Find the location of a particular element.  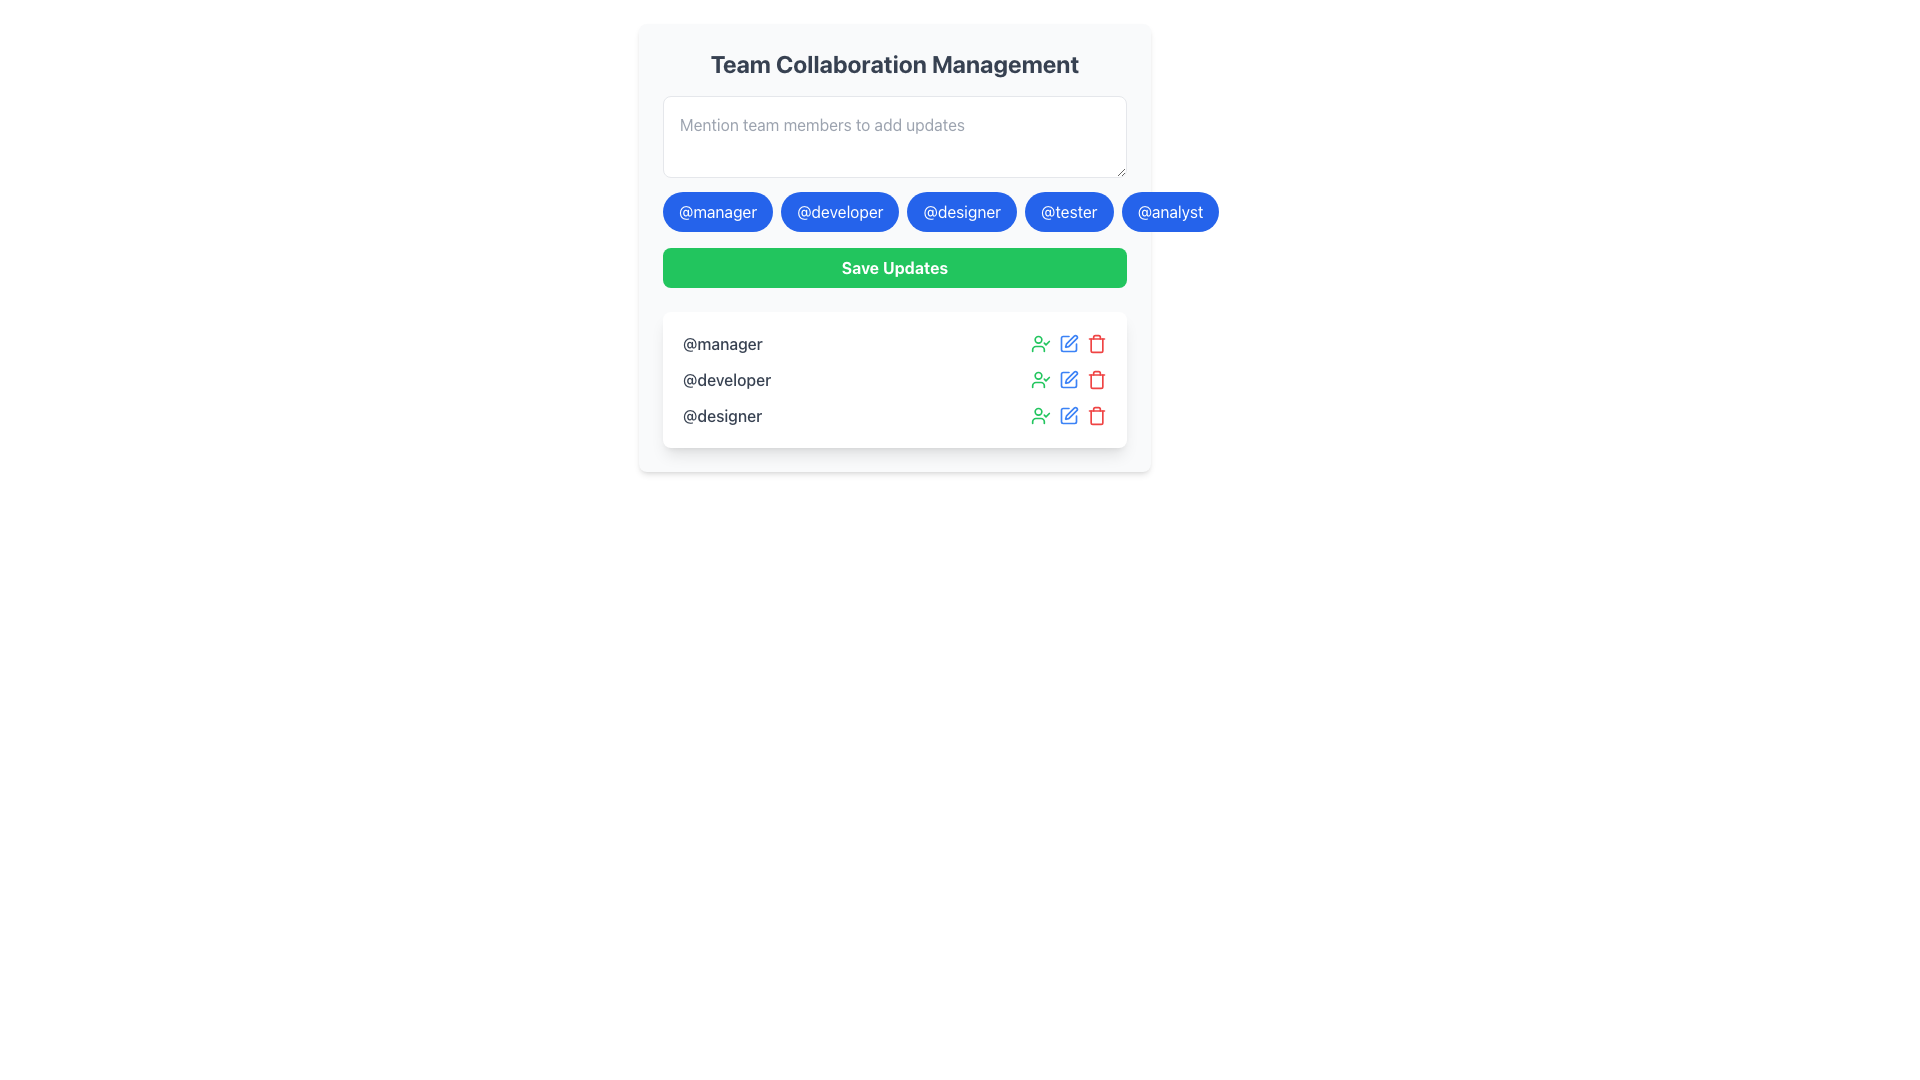

the static text label '@manager' which is styled in medium-sized gray font and located in the first row of team members, to the left of action icons is located at coordinates (721, 342).